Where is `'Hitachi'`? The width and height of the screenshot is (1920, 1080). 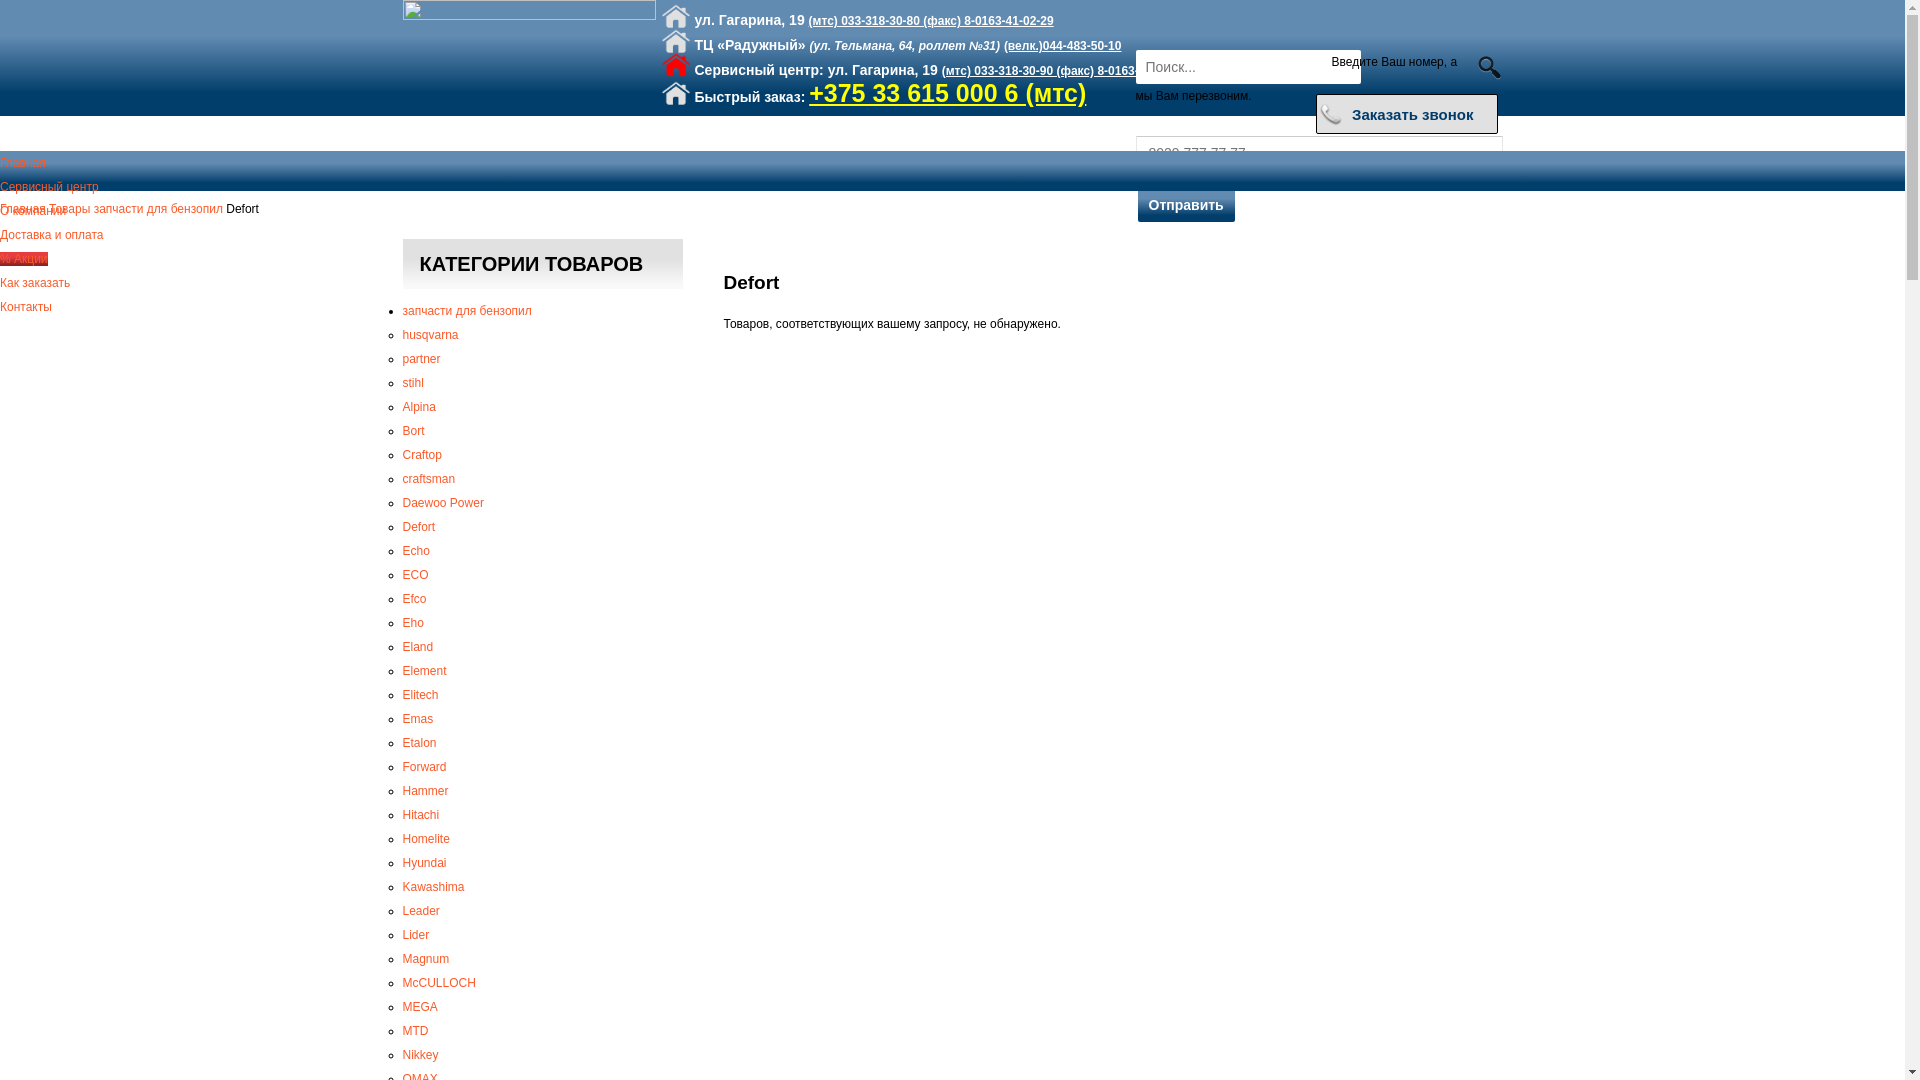 'Hitachi' is located at coordinates (419, 814).